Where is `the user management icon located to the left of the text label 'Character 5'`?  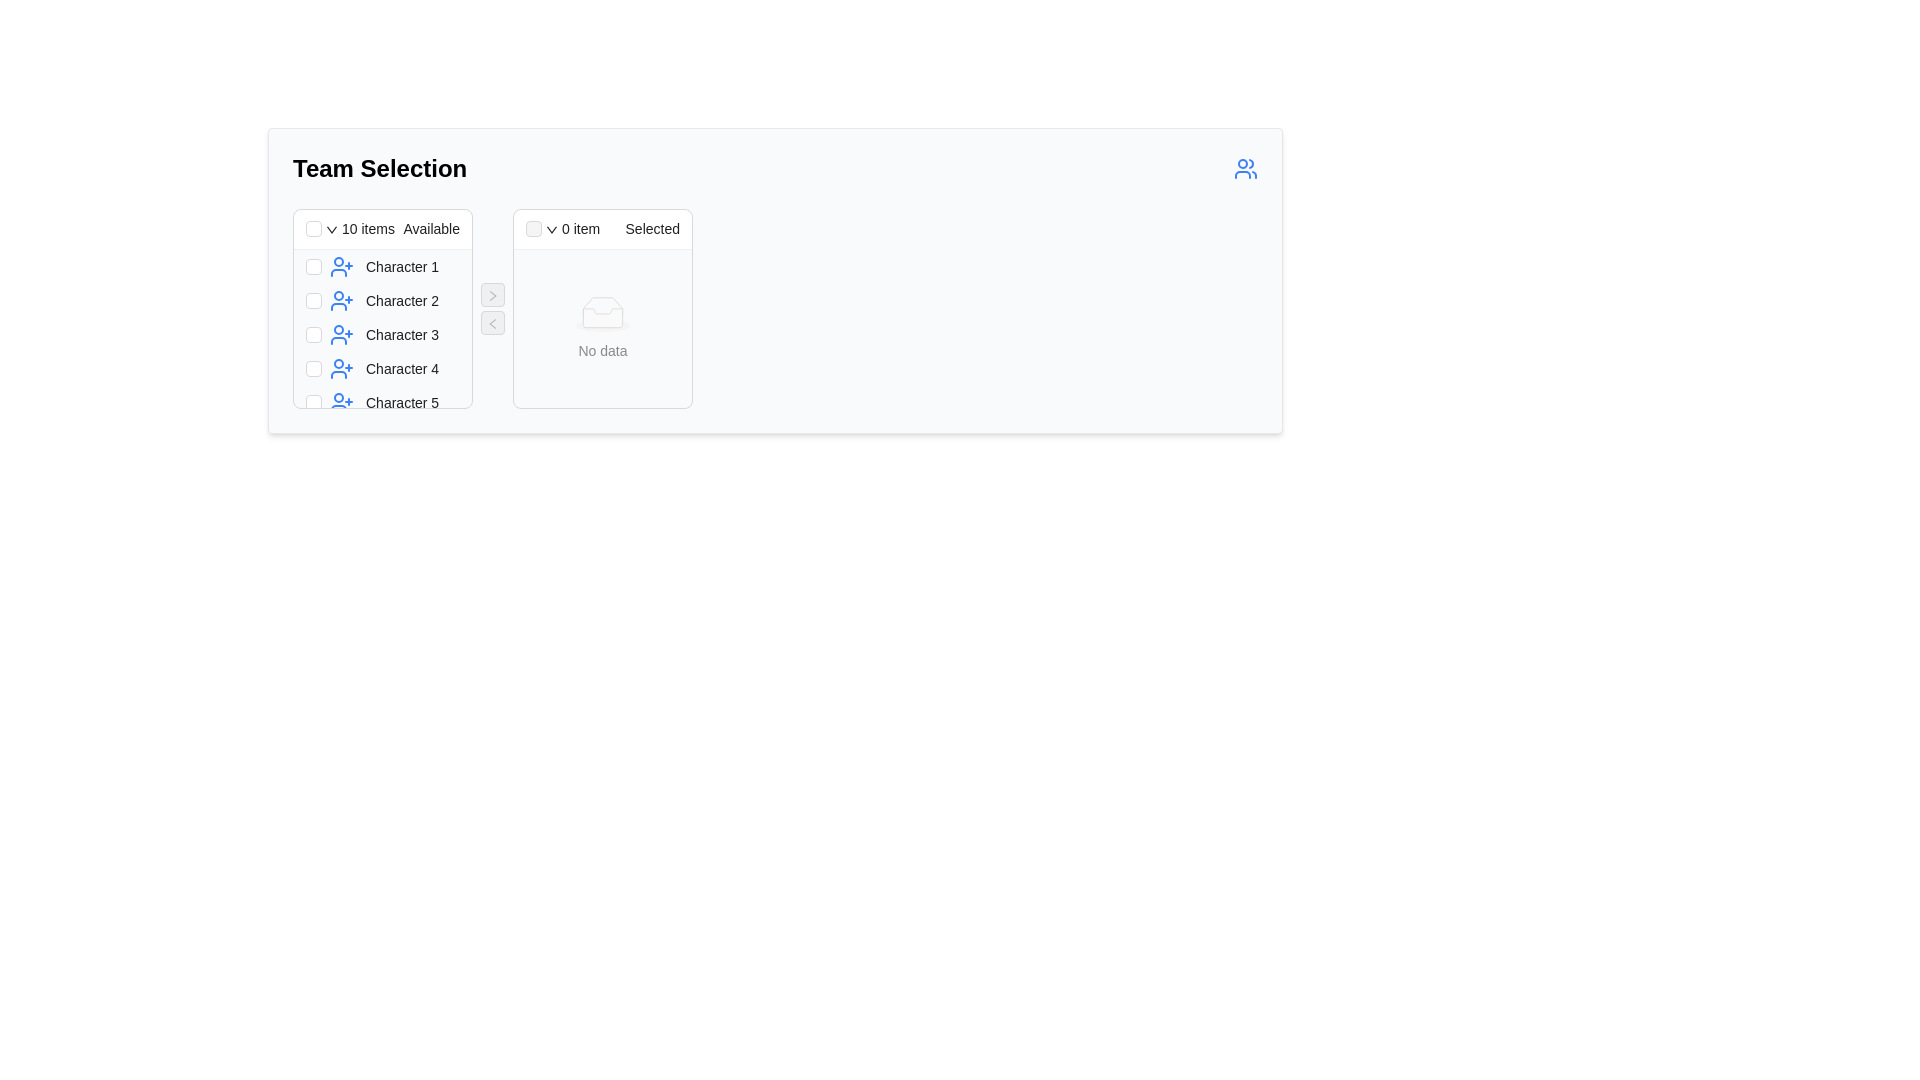 the user management icon located to the left of the text label 'Character 5' is located at coordinates (341, 402).